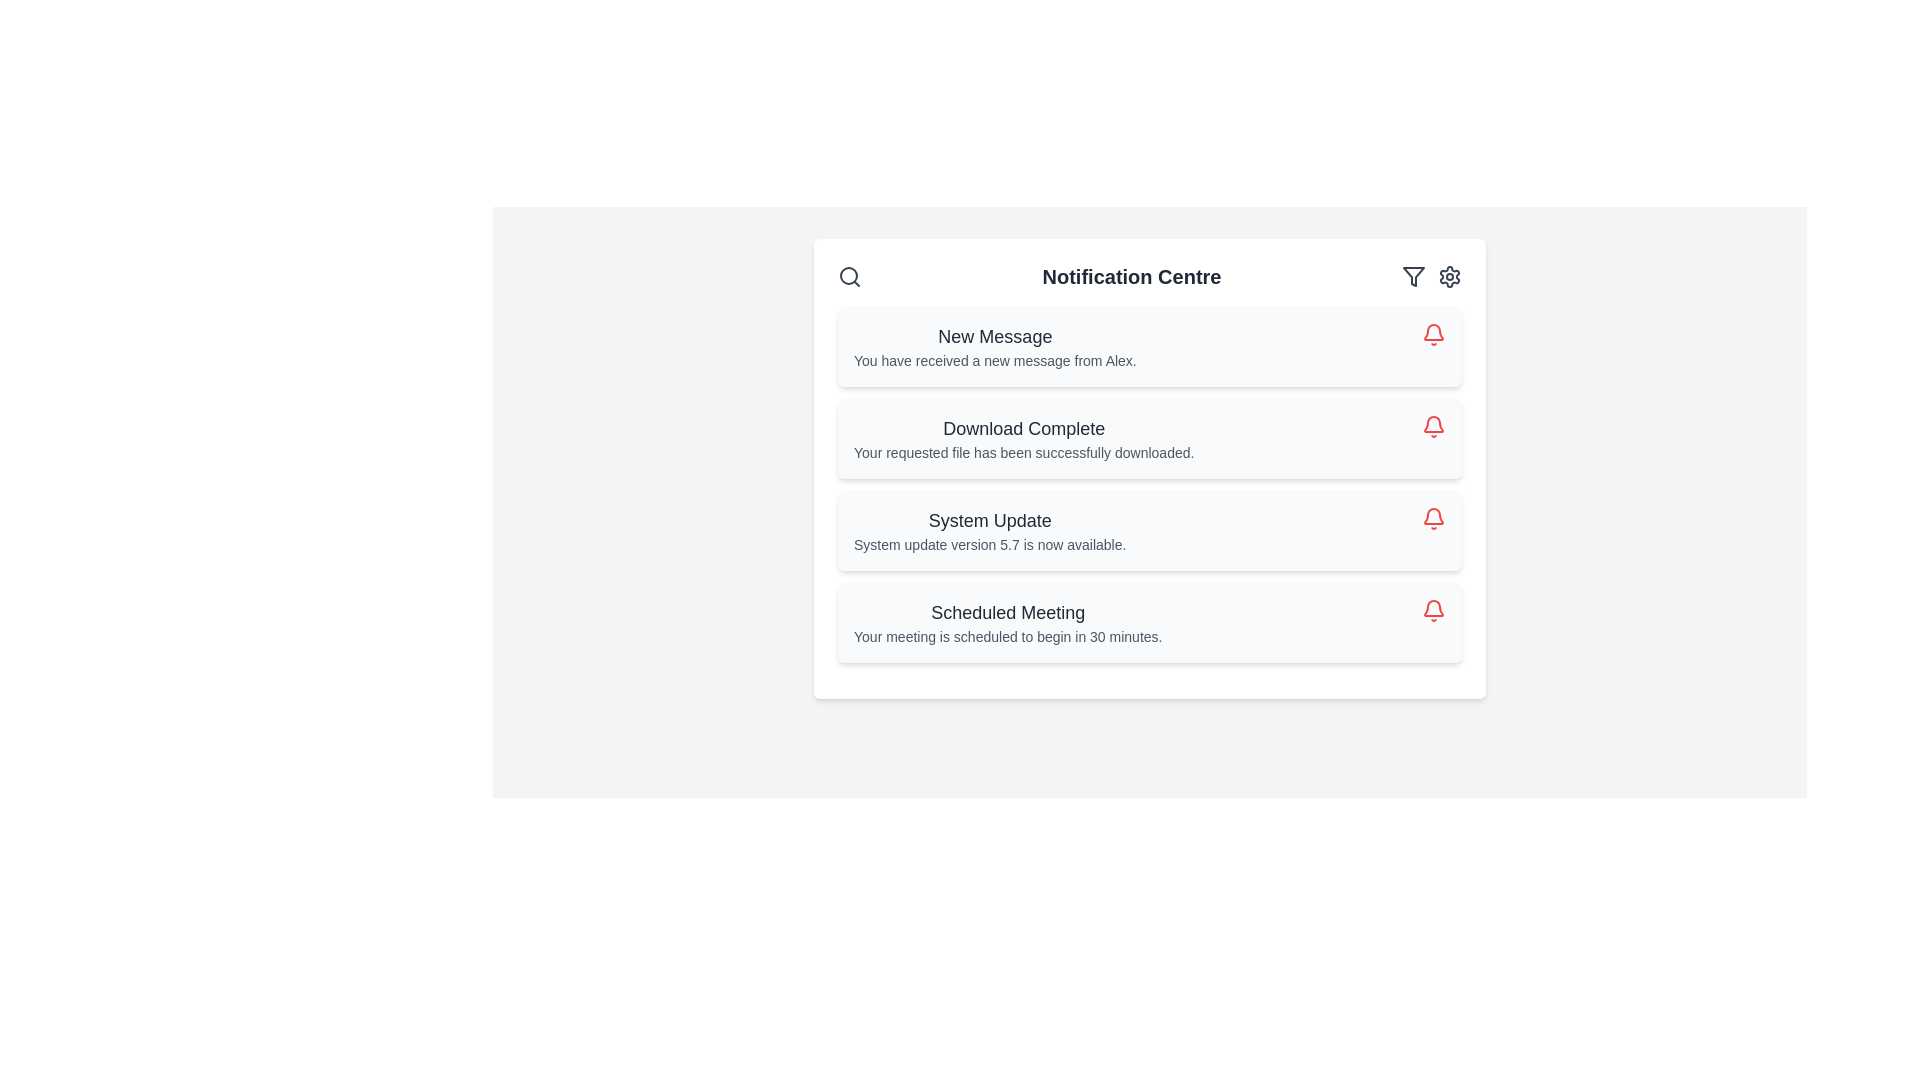 The image size is (1920, 1080). Describe the element at coordinates (1413, 277) in the screenshot. I see `the filter icon represented by an outline of a funnel in the top-right corner of the notification center modal` at that location.